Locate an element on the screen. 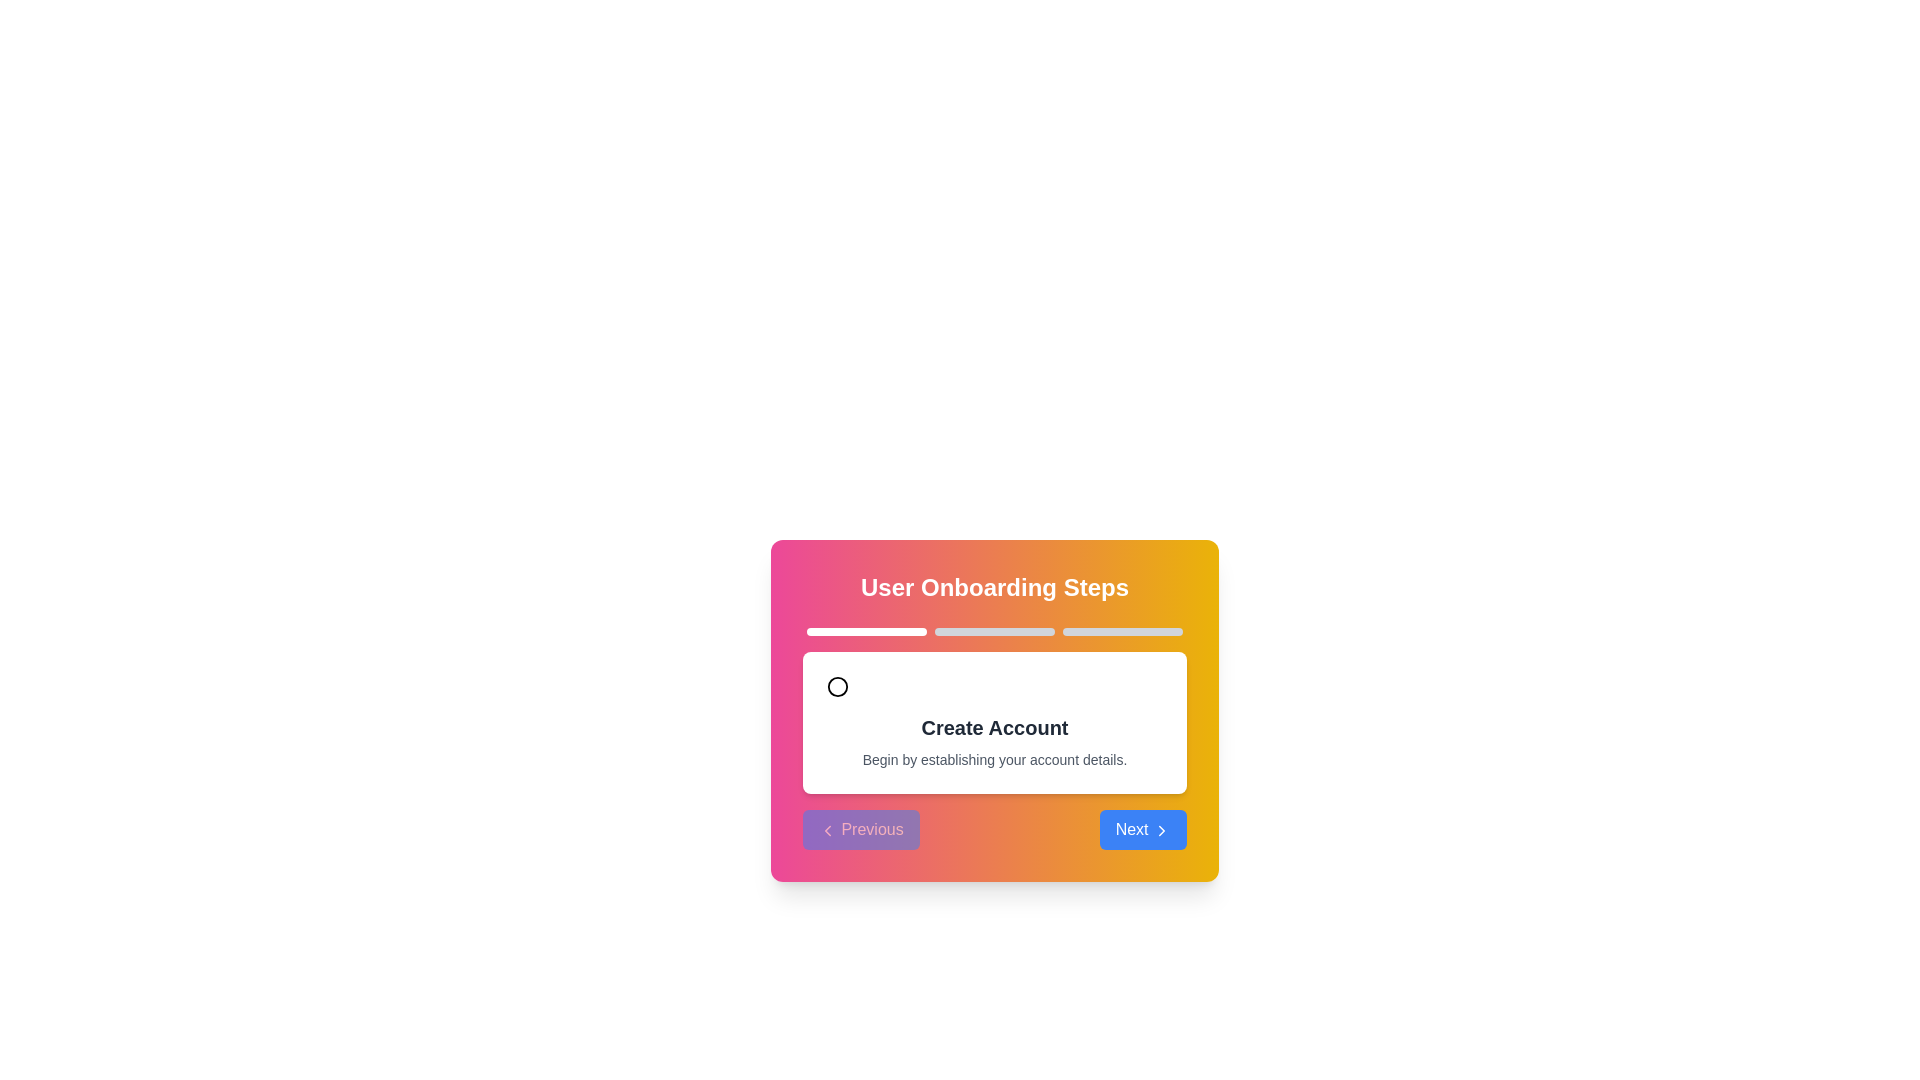 This screenshot has width=1920, height=1080. the 'Next' button, which features a right-pointing chevron icon with a blue outline and white background is located at coordinates (1161, 829).